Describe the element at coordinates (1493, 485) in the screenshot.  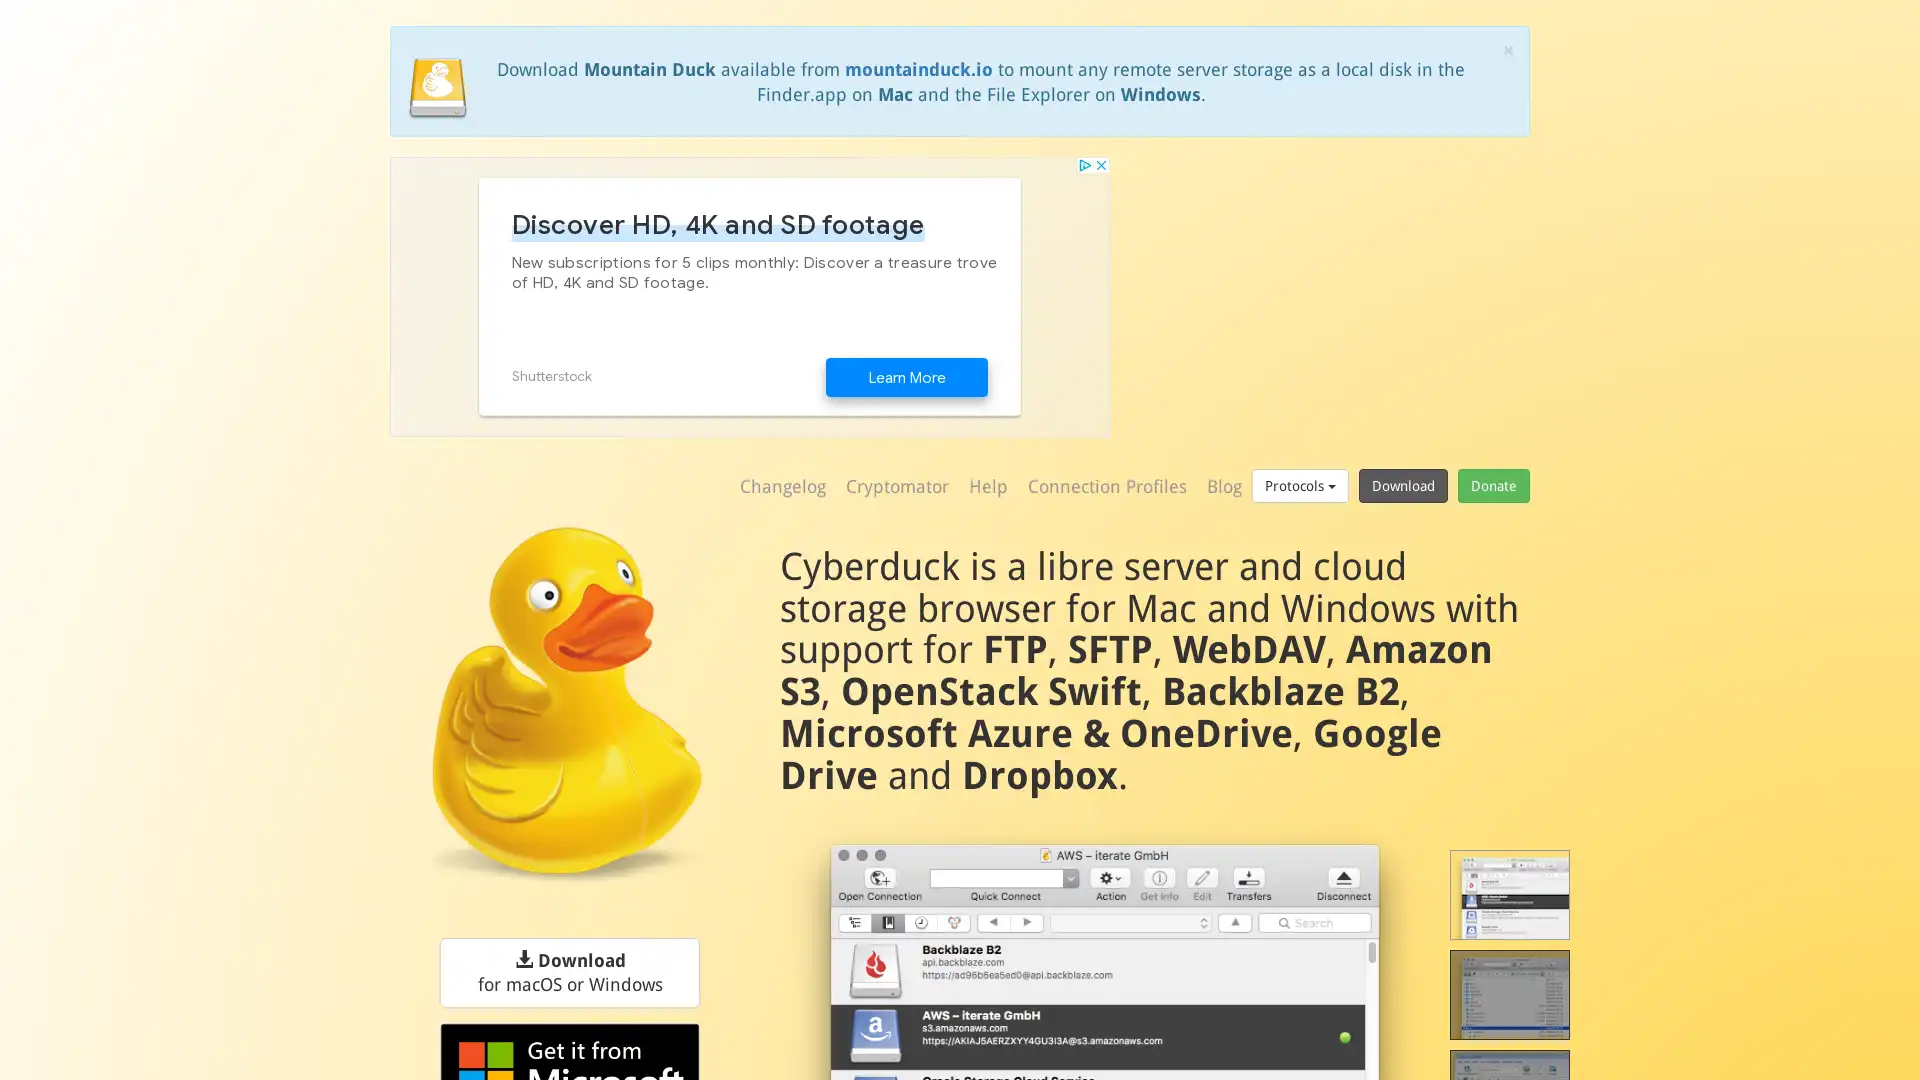
I see `Donate` at that location.